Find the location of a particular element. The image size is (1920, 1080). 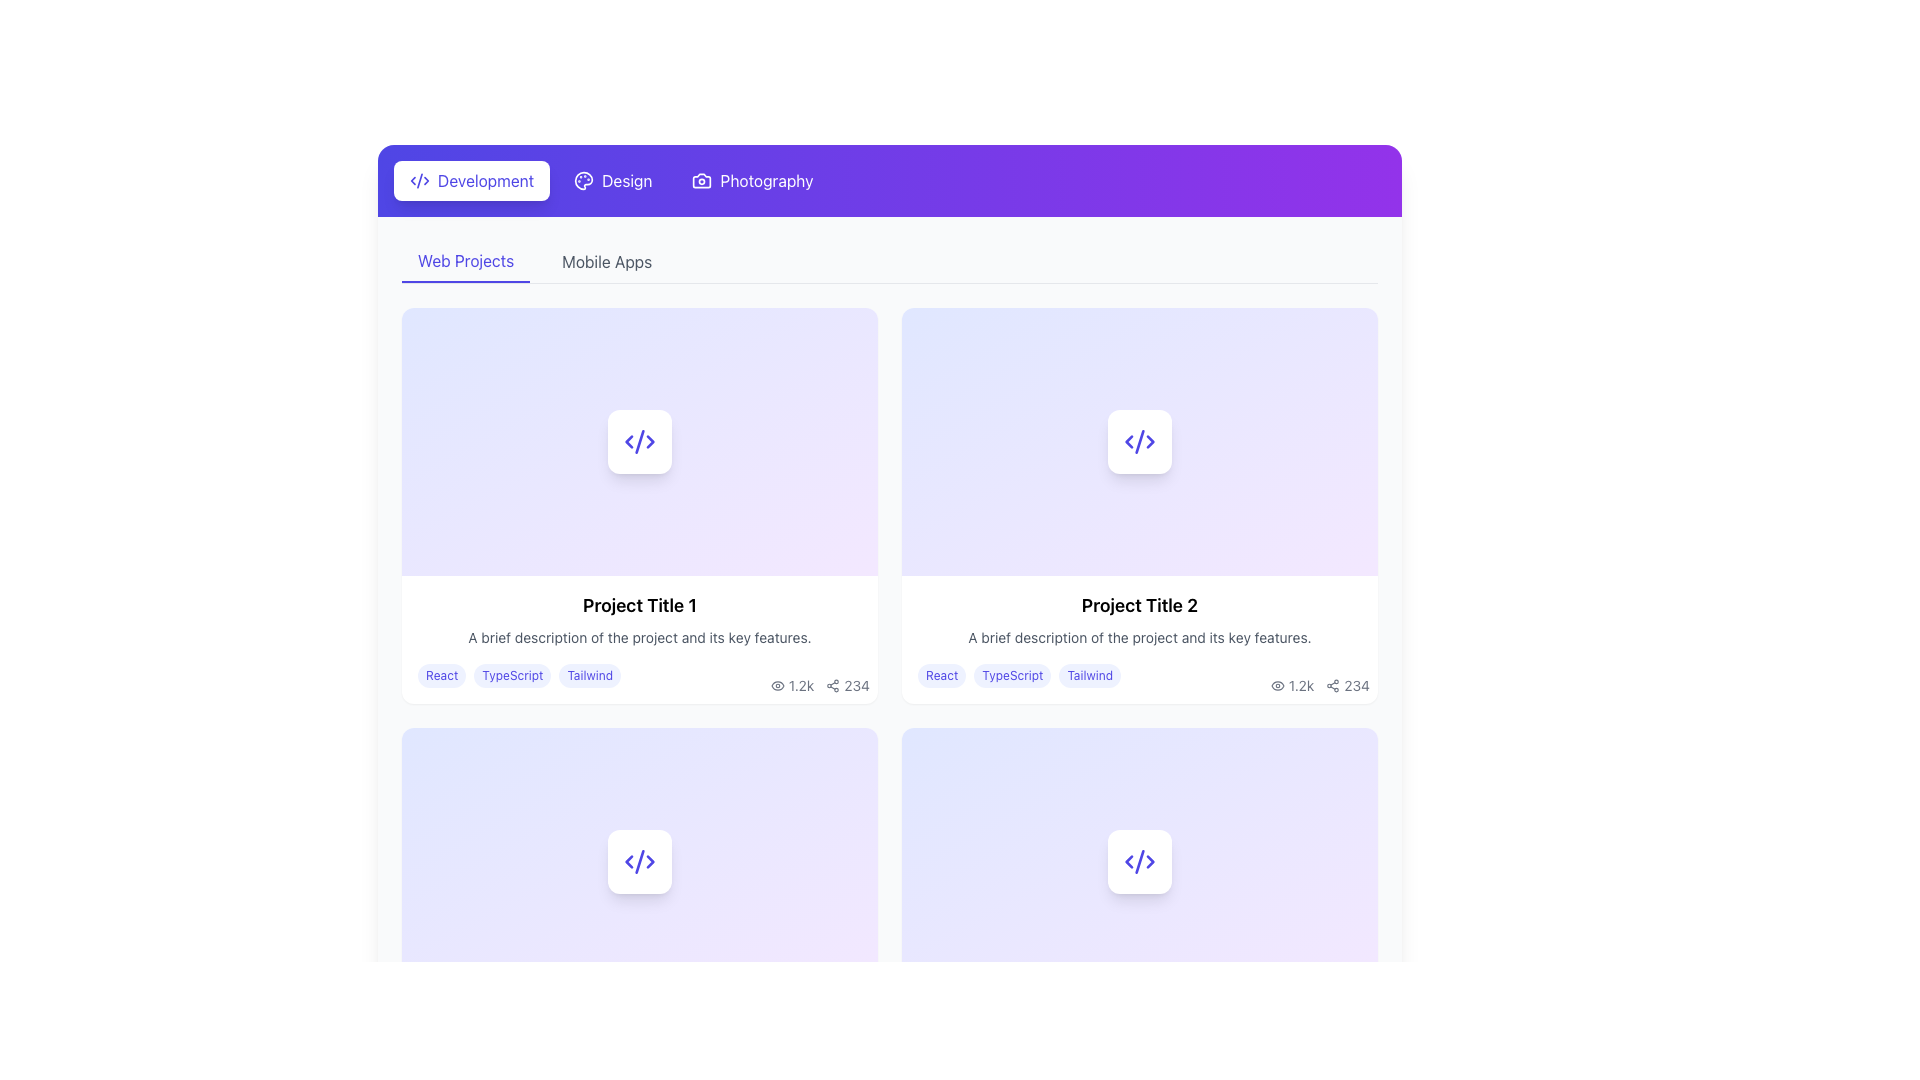

the 'Project Title 2' text label, which is prominently styled and positioned at the top-middle section of the card layout is located at coordinates (1140, 604).